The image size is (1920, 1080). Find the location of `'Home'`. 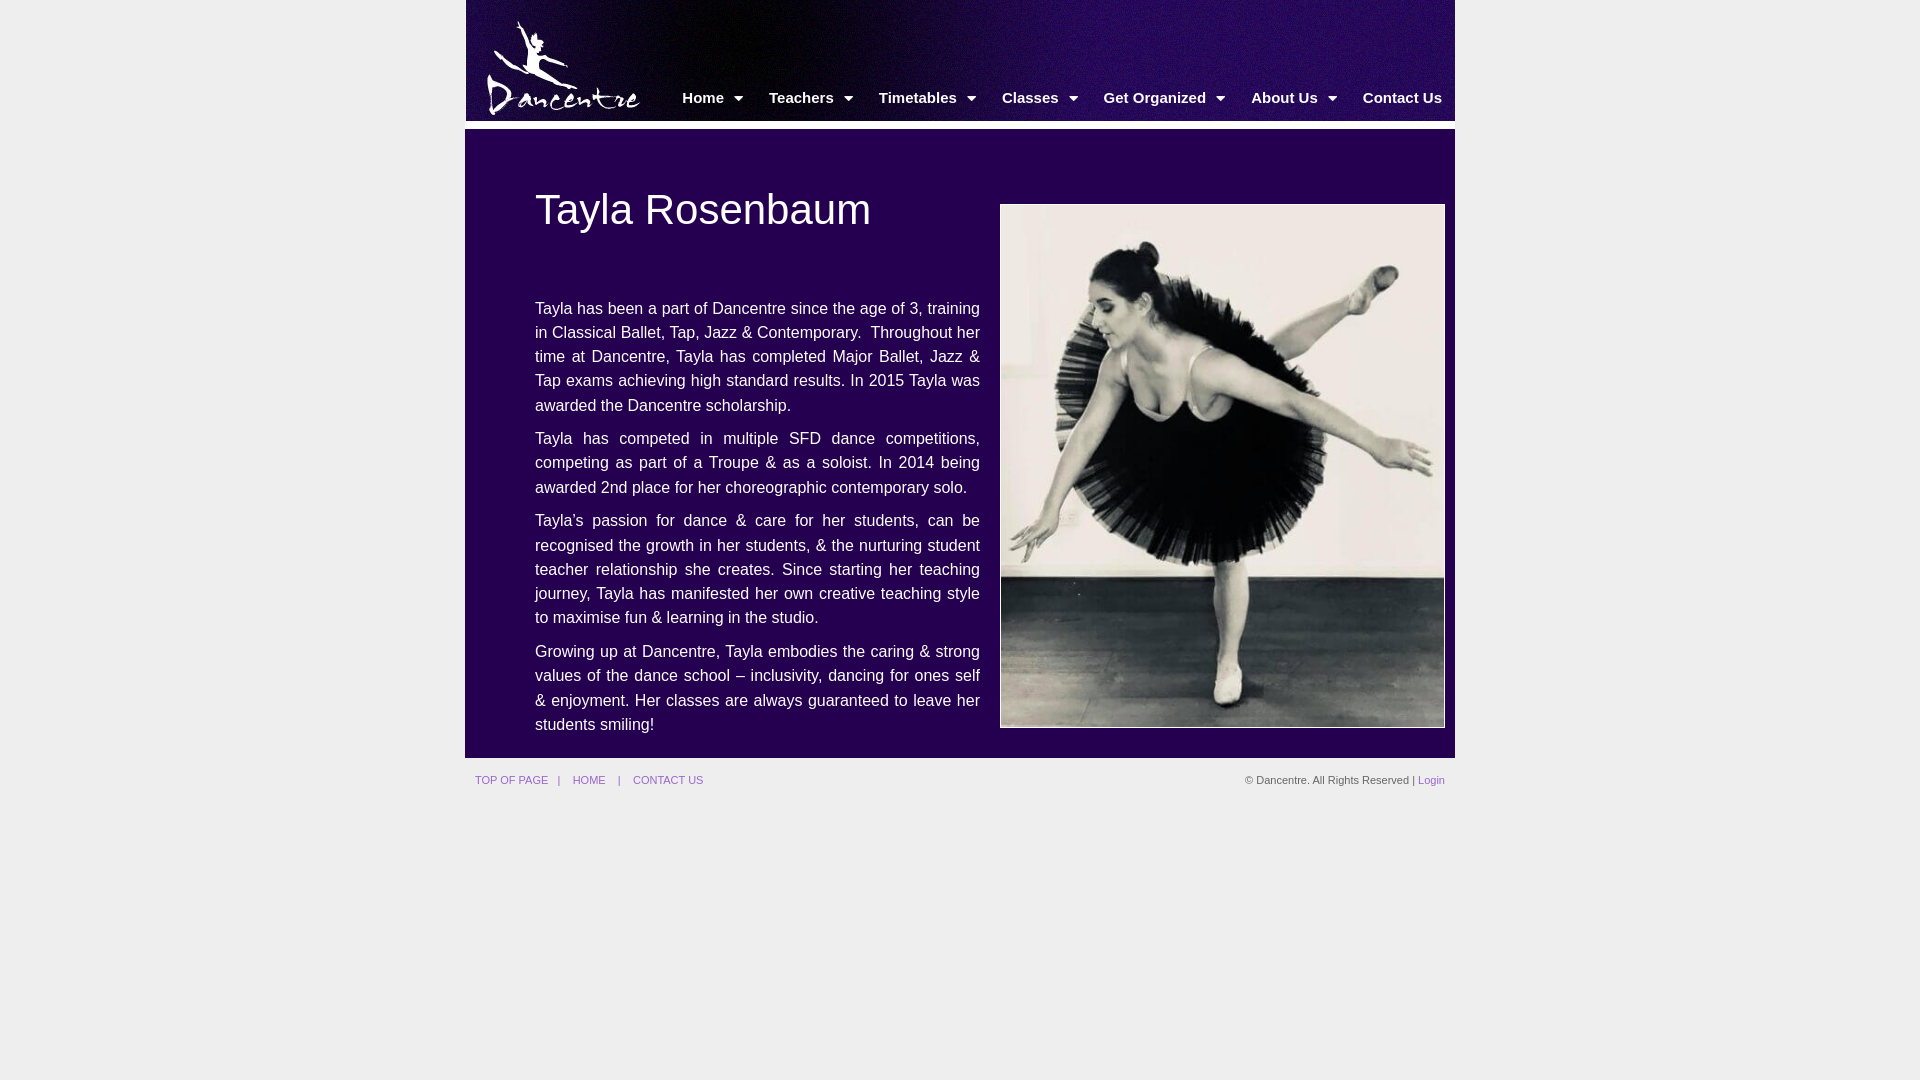

'Home' is located at coordinates (668, 97).